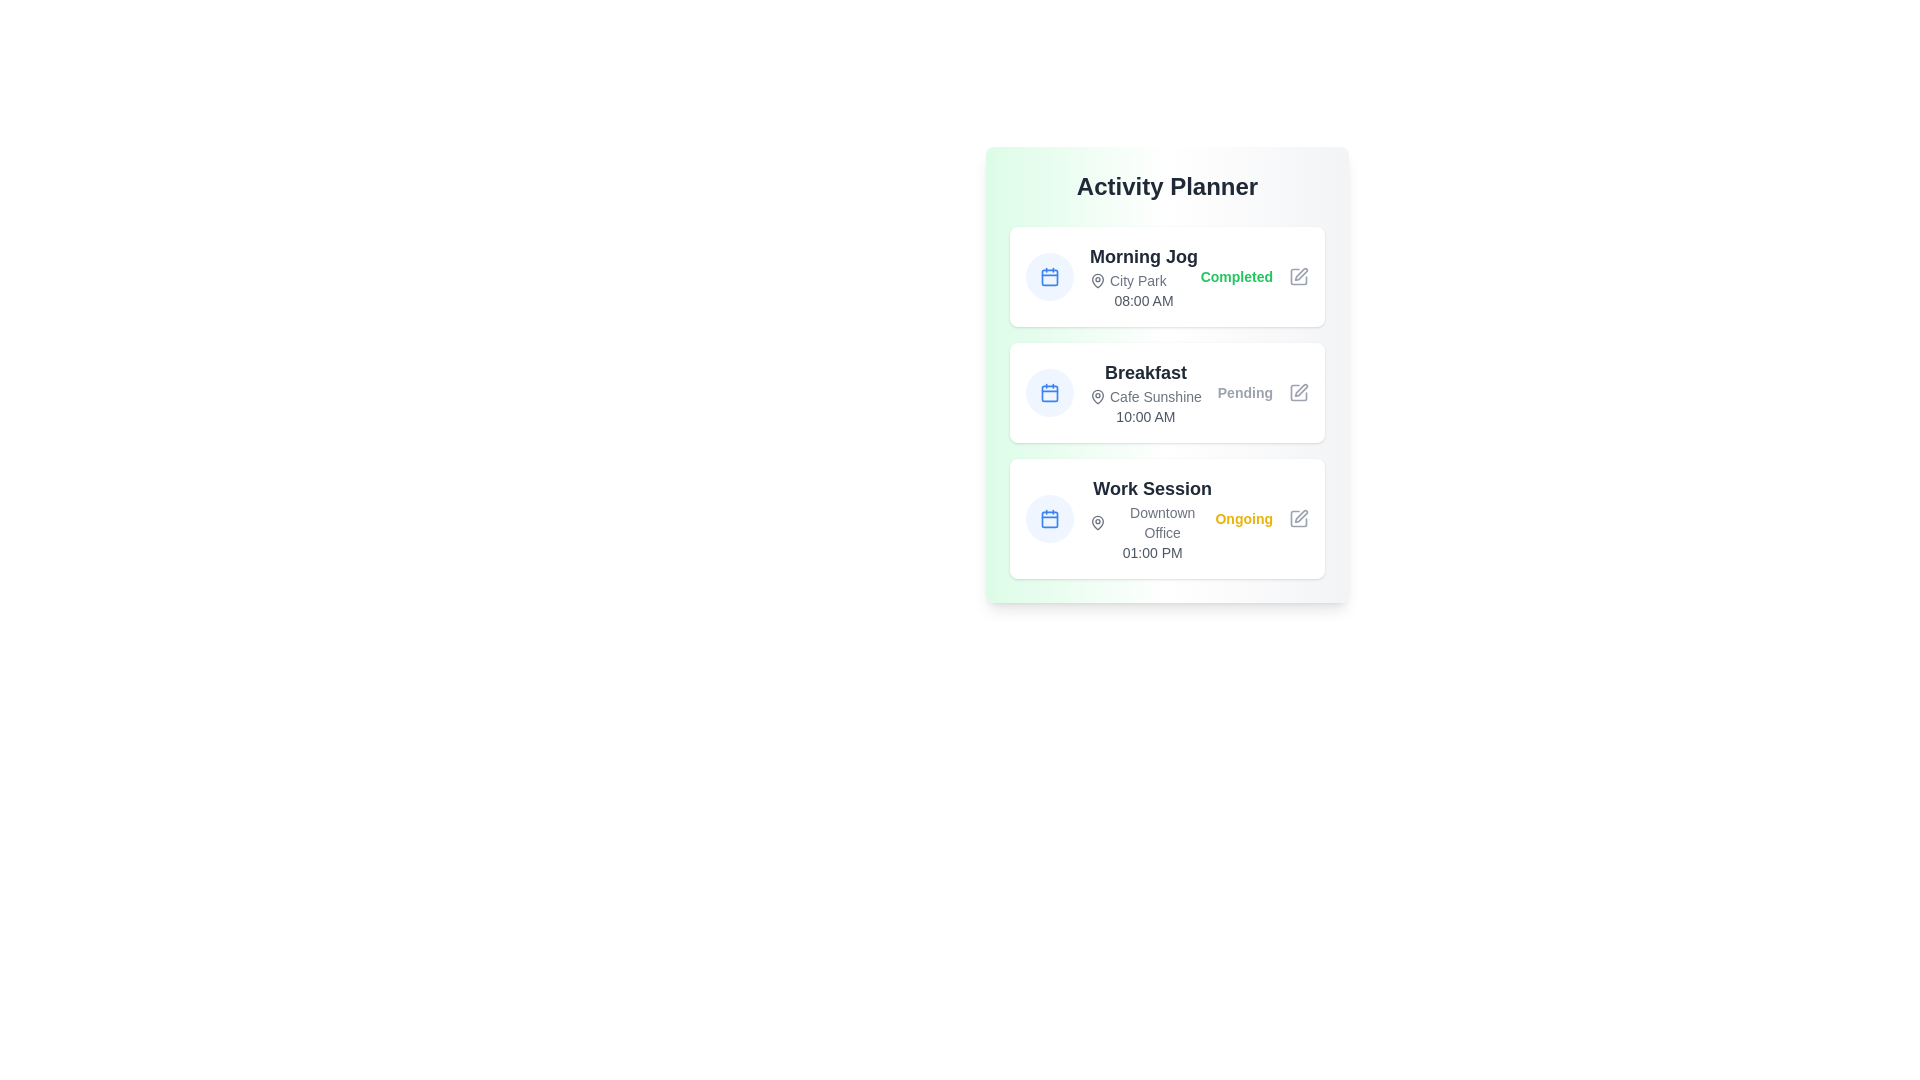  I want to click on the calendar icon with a blue outline and white background, located adjacent to the 'Morning Jog' text, so click(1049, 277).